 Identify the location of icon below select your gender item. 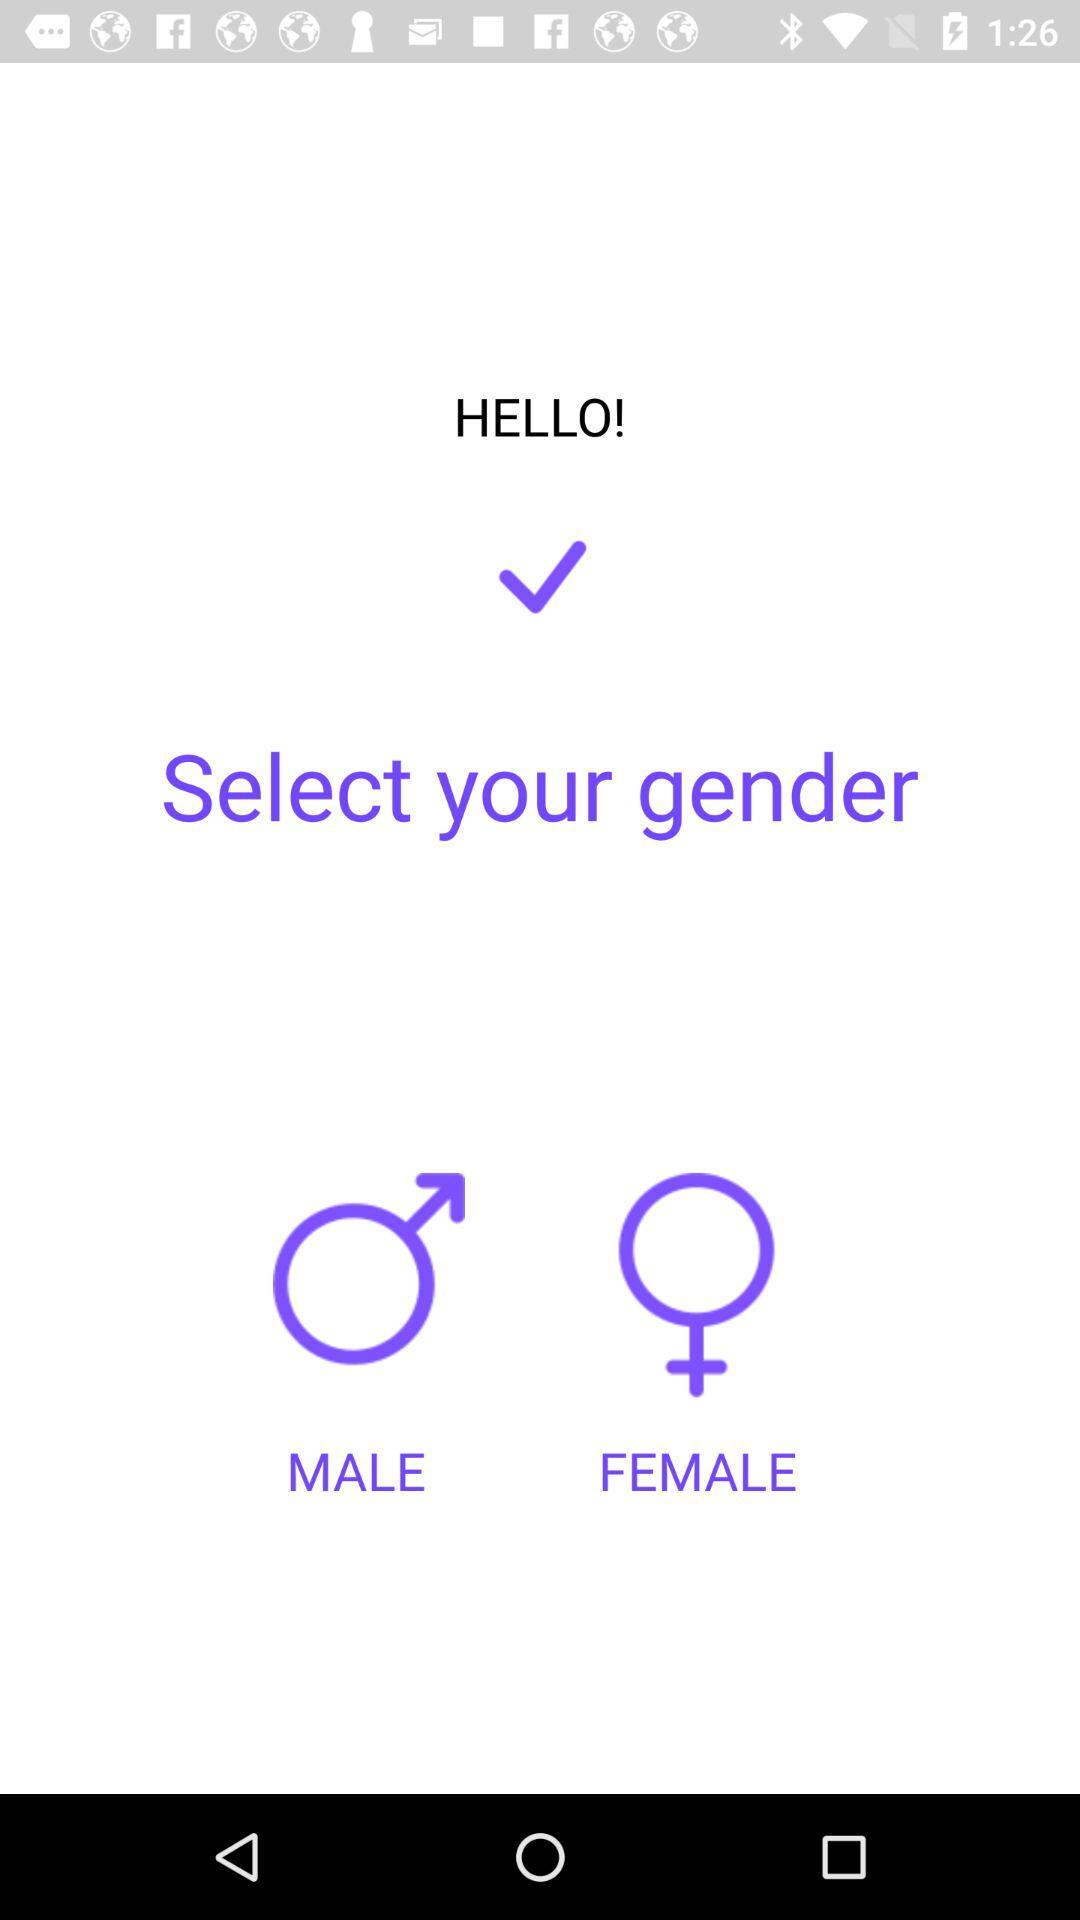
(696, 1304).